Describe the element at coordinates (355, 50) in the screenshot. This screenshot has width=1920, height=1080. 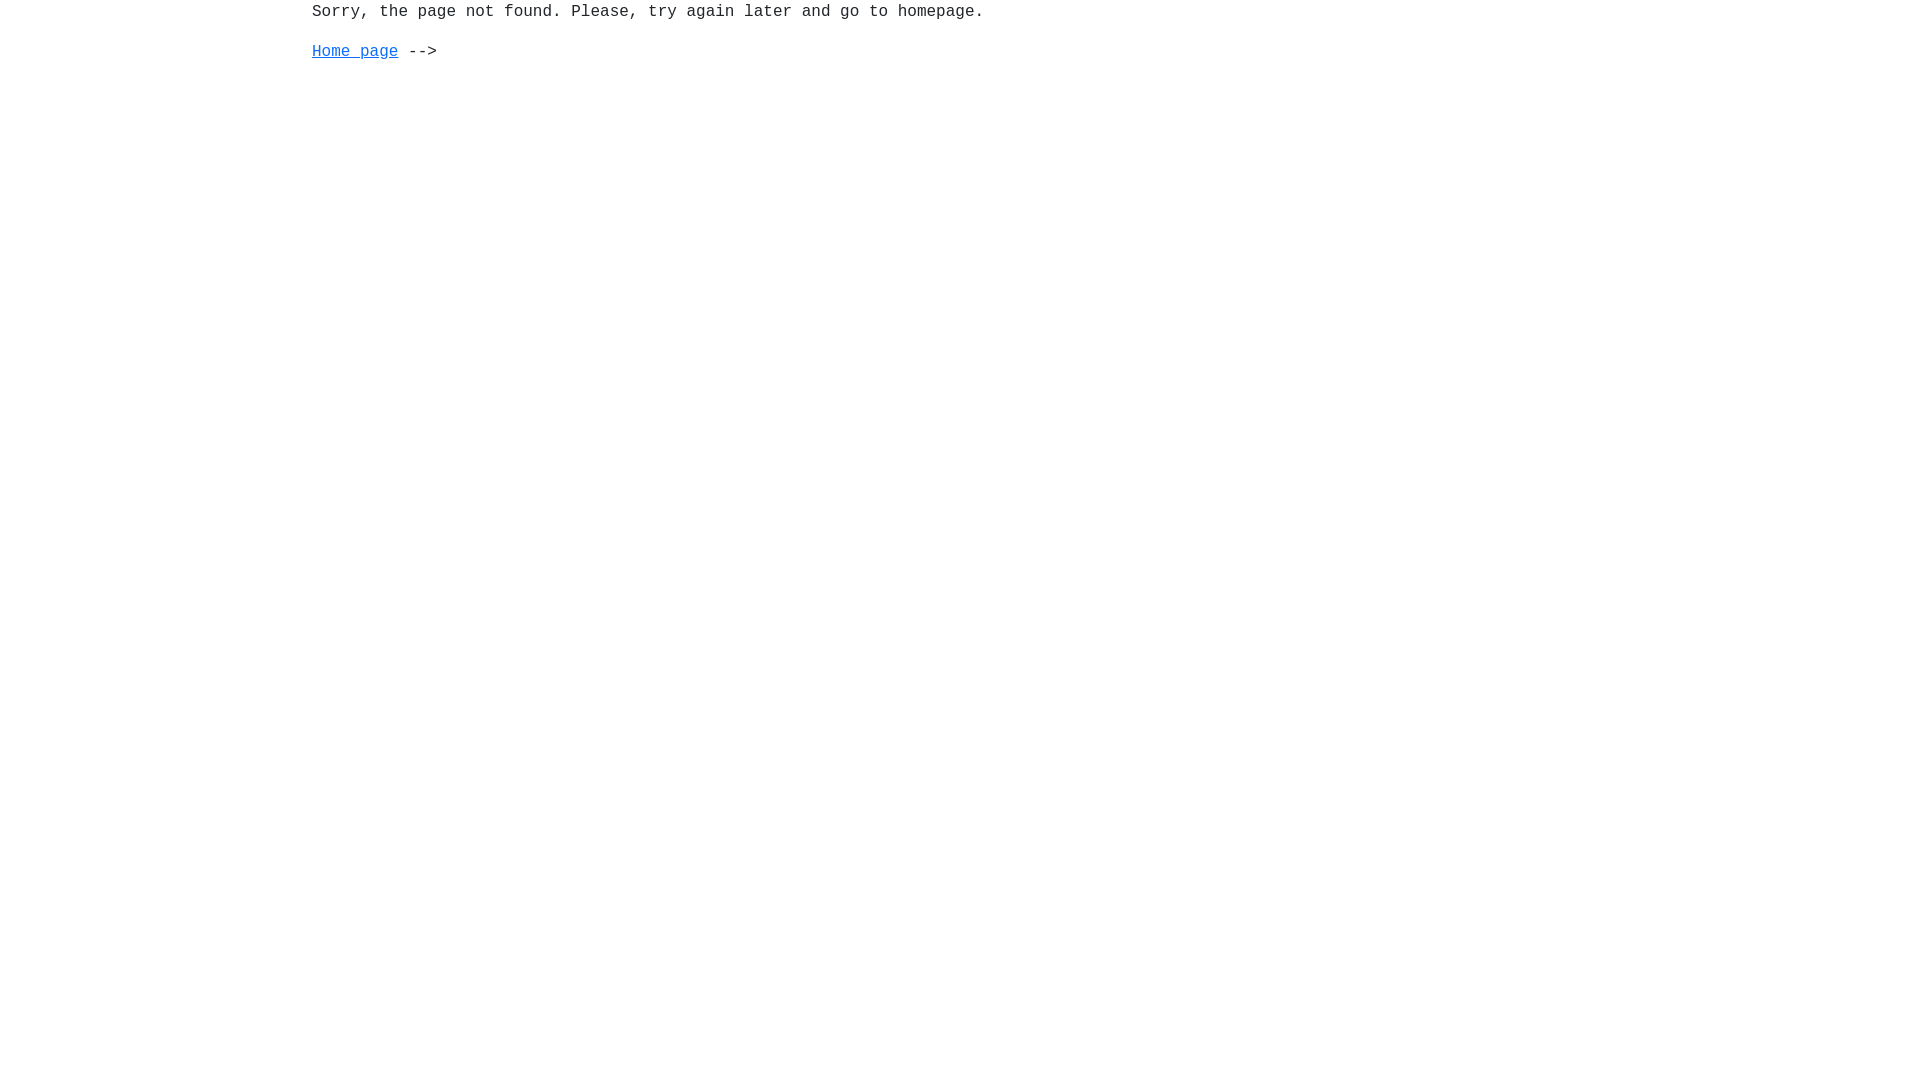
I see `'Home page'` at that location.